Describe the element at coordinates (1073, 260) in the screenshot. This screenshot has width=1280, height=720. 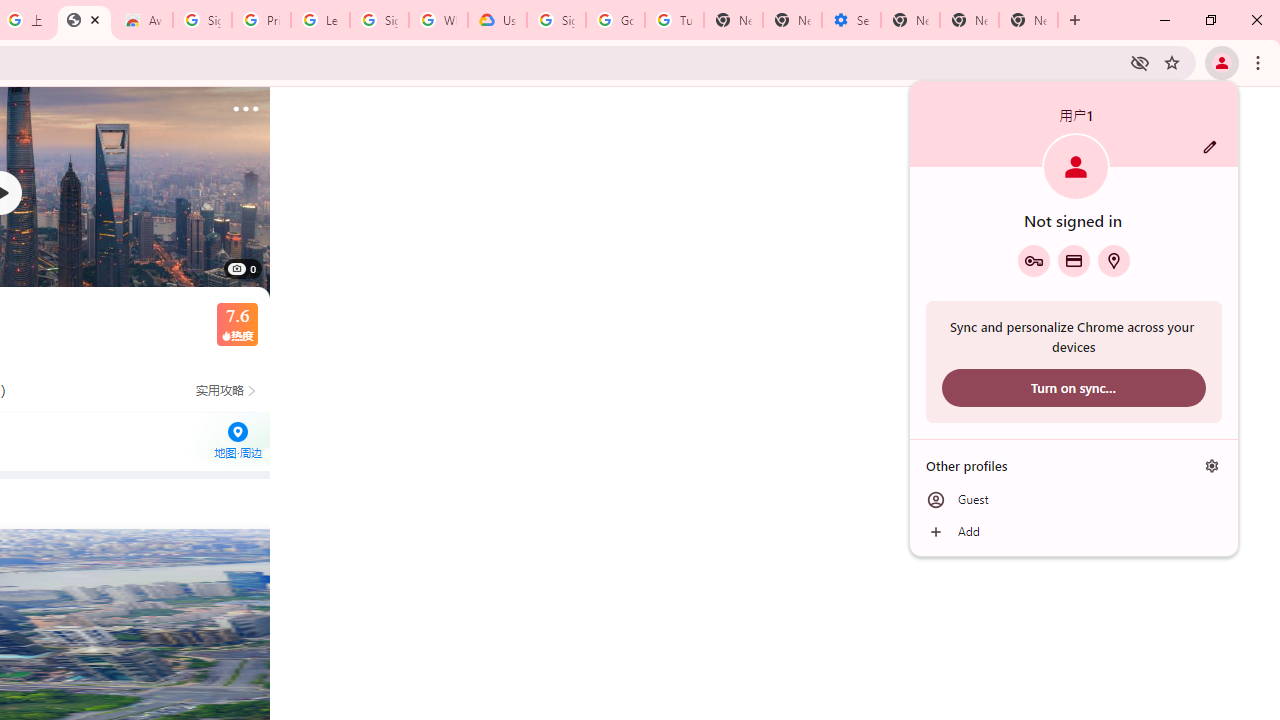
I see `'Payment methods'` at that location.